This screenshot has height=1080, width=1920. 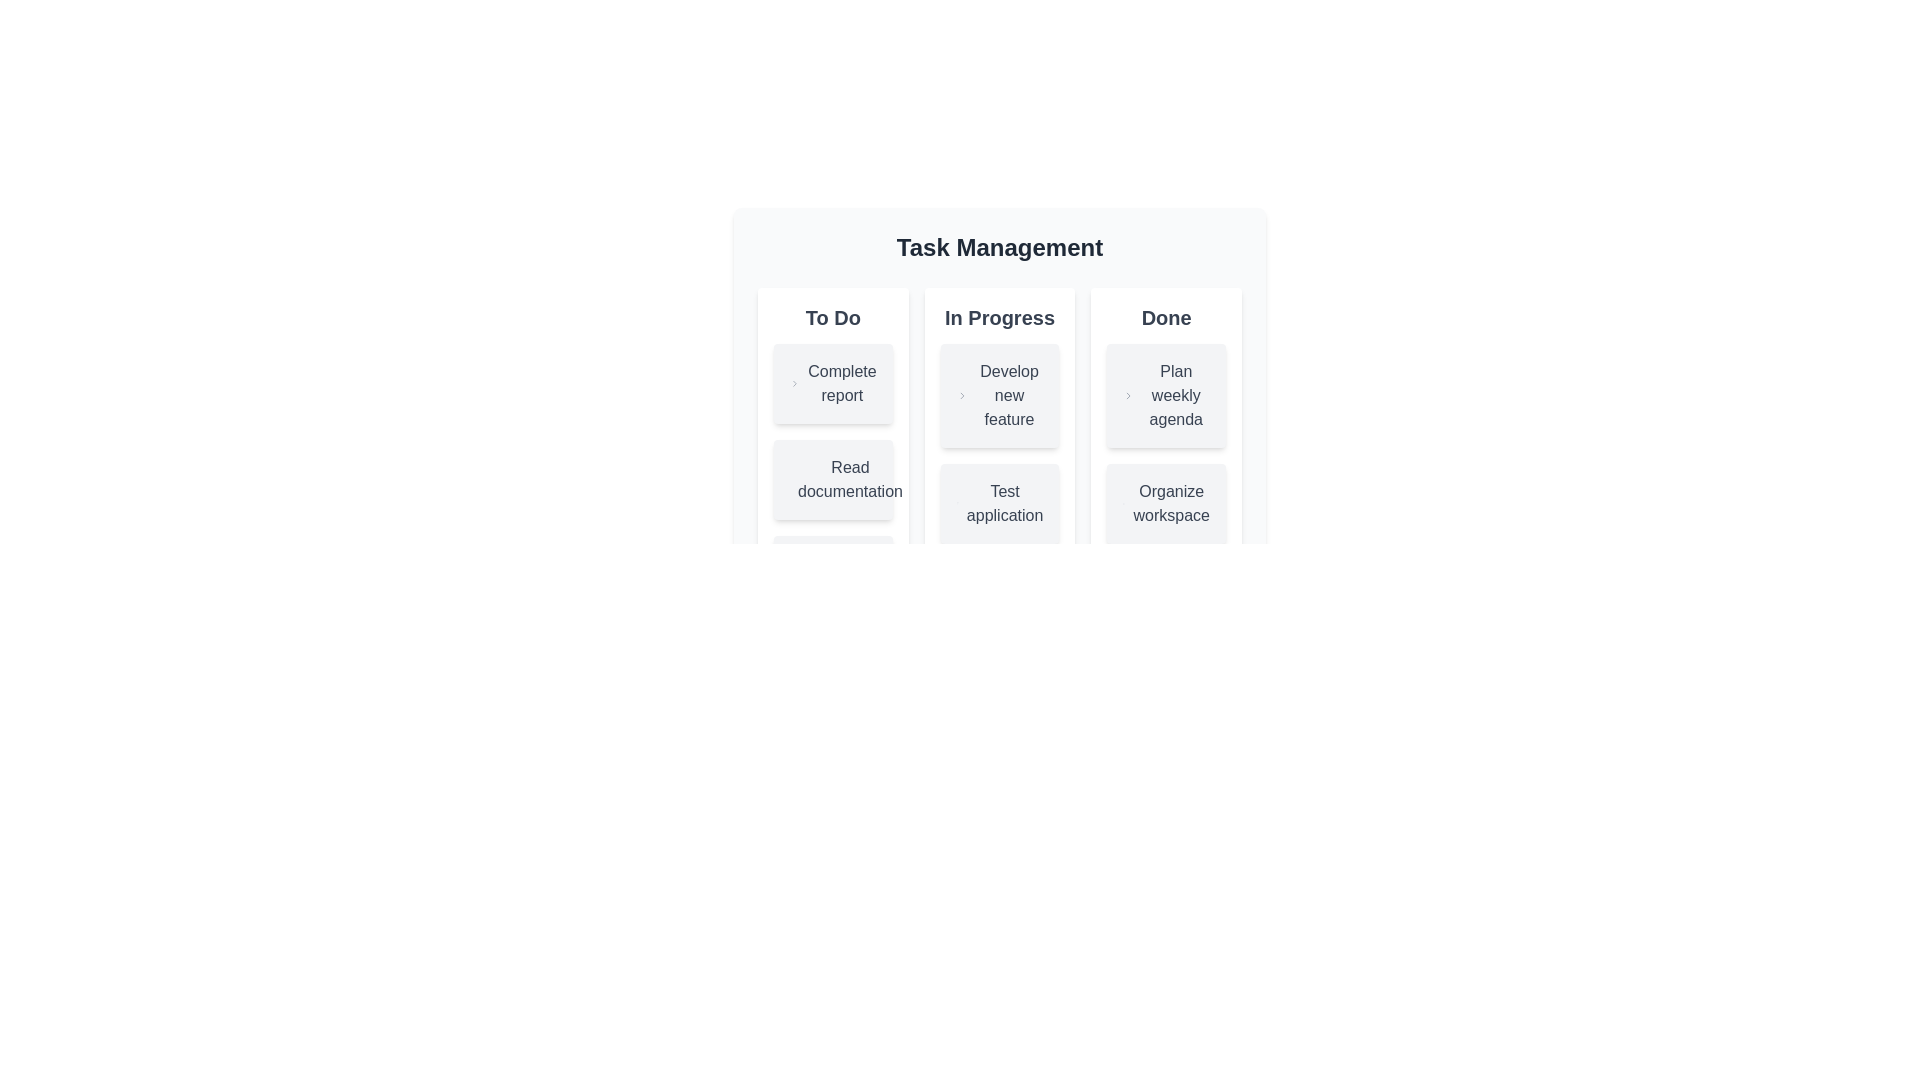 I want to click on the subtasks in the 'Done' column of the task management interface, so click(x=1166, y=442).